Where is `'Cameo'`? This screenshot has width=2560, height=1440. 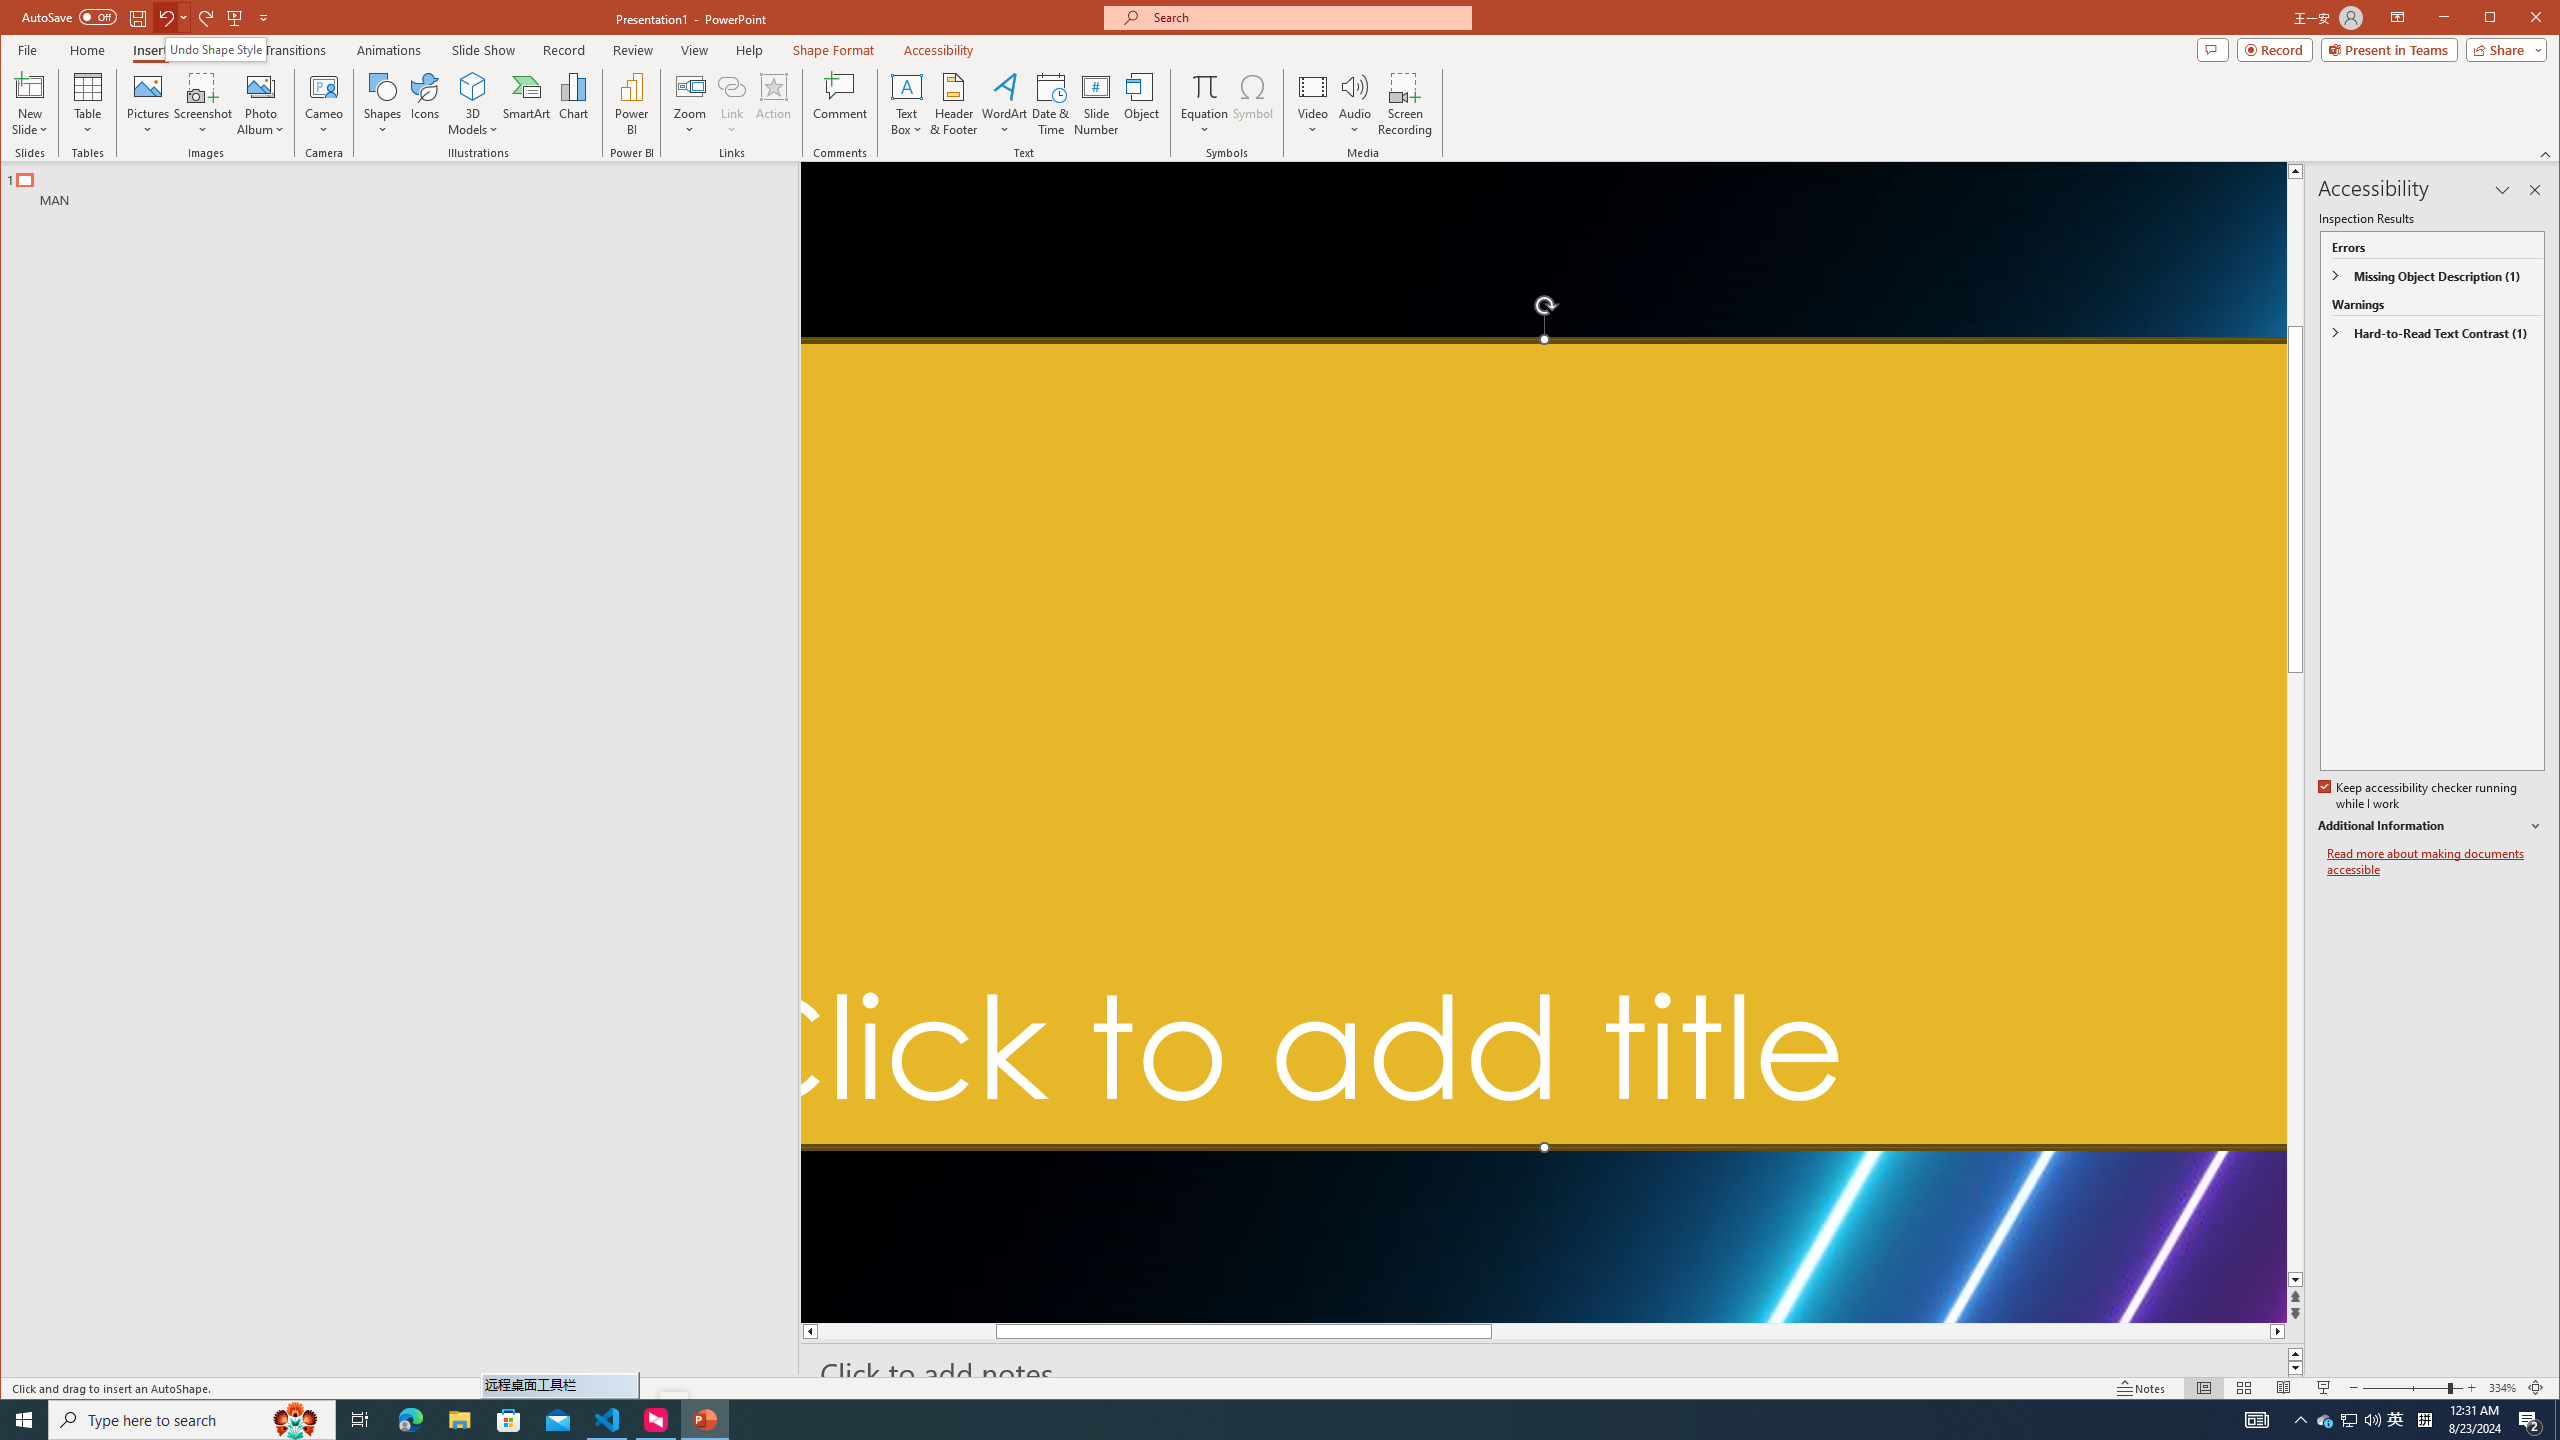 'Cameo' is located at coordinates (322, 103).